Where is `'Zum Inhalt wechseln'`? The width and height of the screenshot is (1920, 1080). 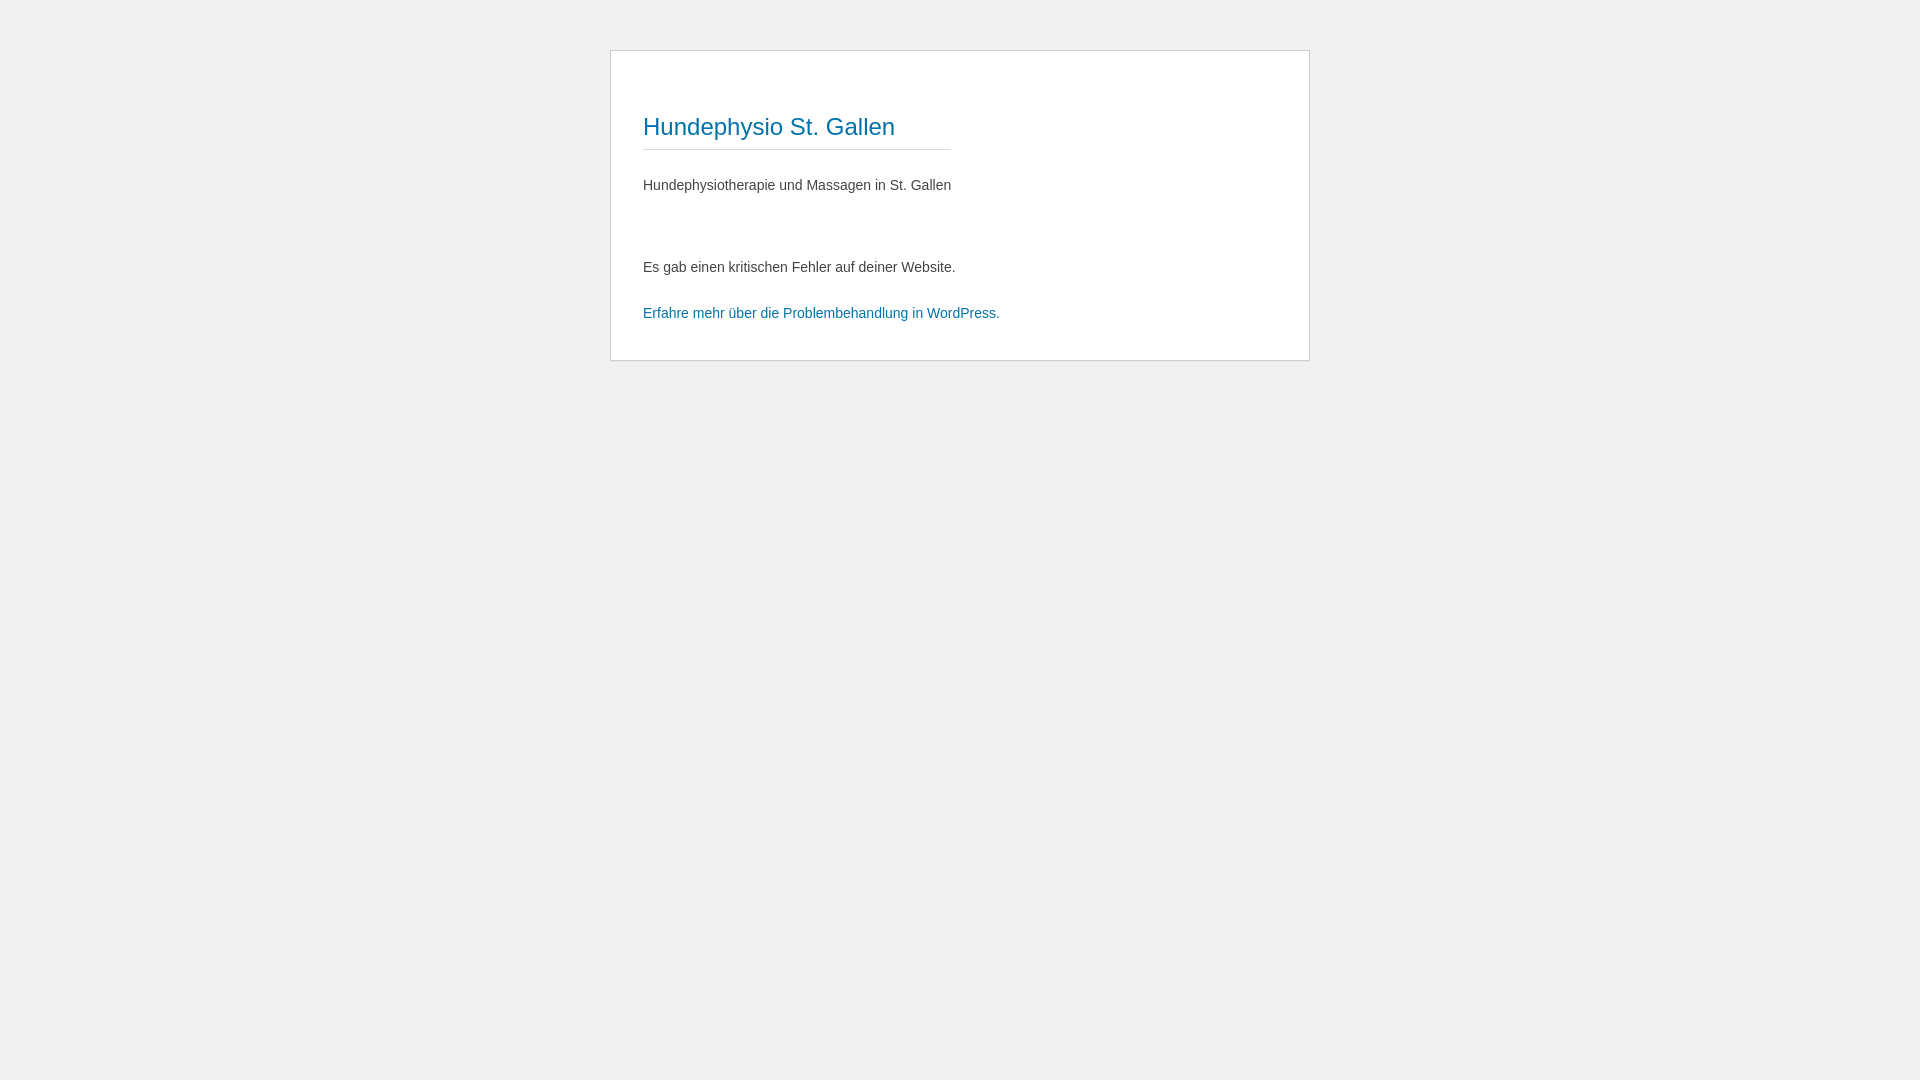 'Zum Inhalt wechseln' is located at coordinates (642, 65).